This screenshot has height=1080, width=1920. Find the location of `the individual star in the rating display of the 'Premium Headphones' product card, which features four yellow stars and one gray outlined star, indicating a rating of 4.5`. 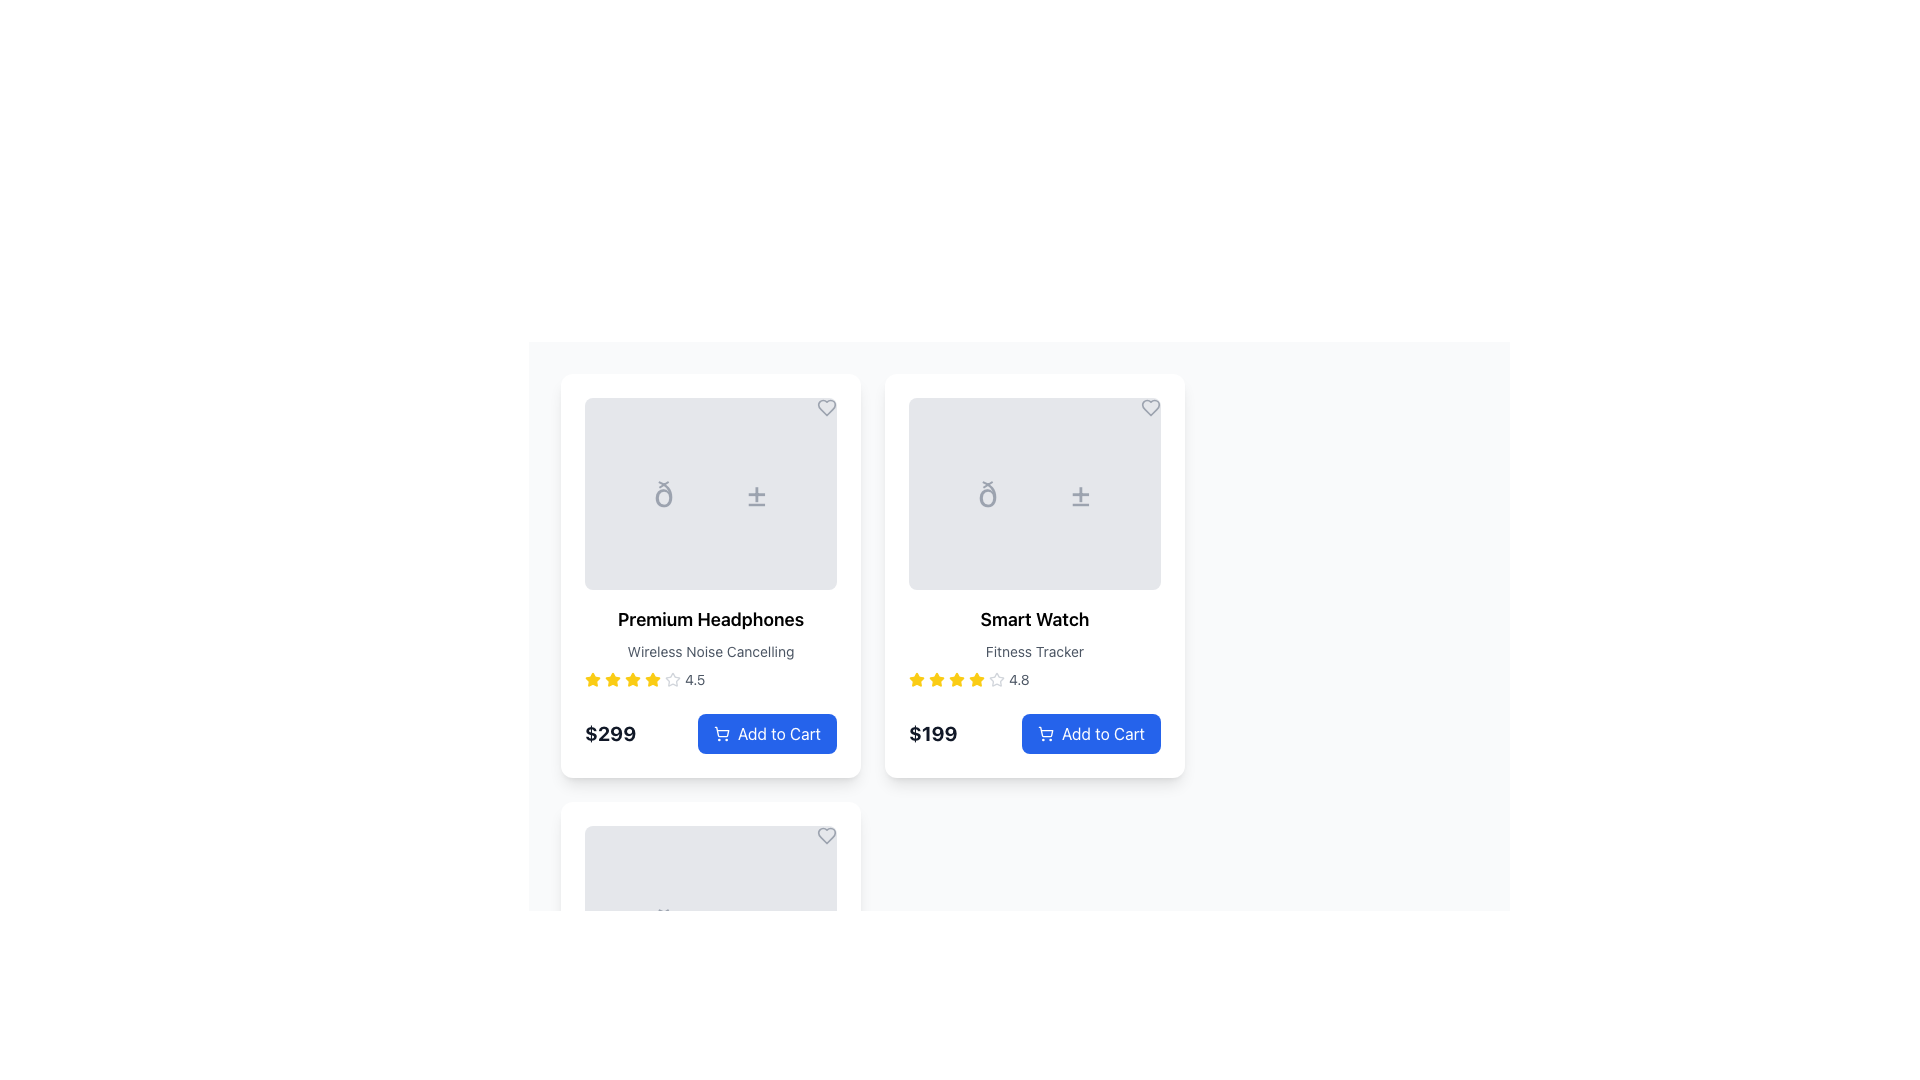

the individual star in the rating display of the 'Premium Headphones' product card, which features four yellow stars and one gray outlined star, indicating a rating of 4.5 is located at coordinates (710, 678).